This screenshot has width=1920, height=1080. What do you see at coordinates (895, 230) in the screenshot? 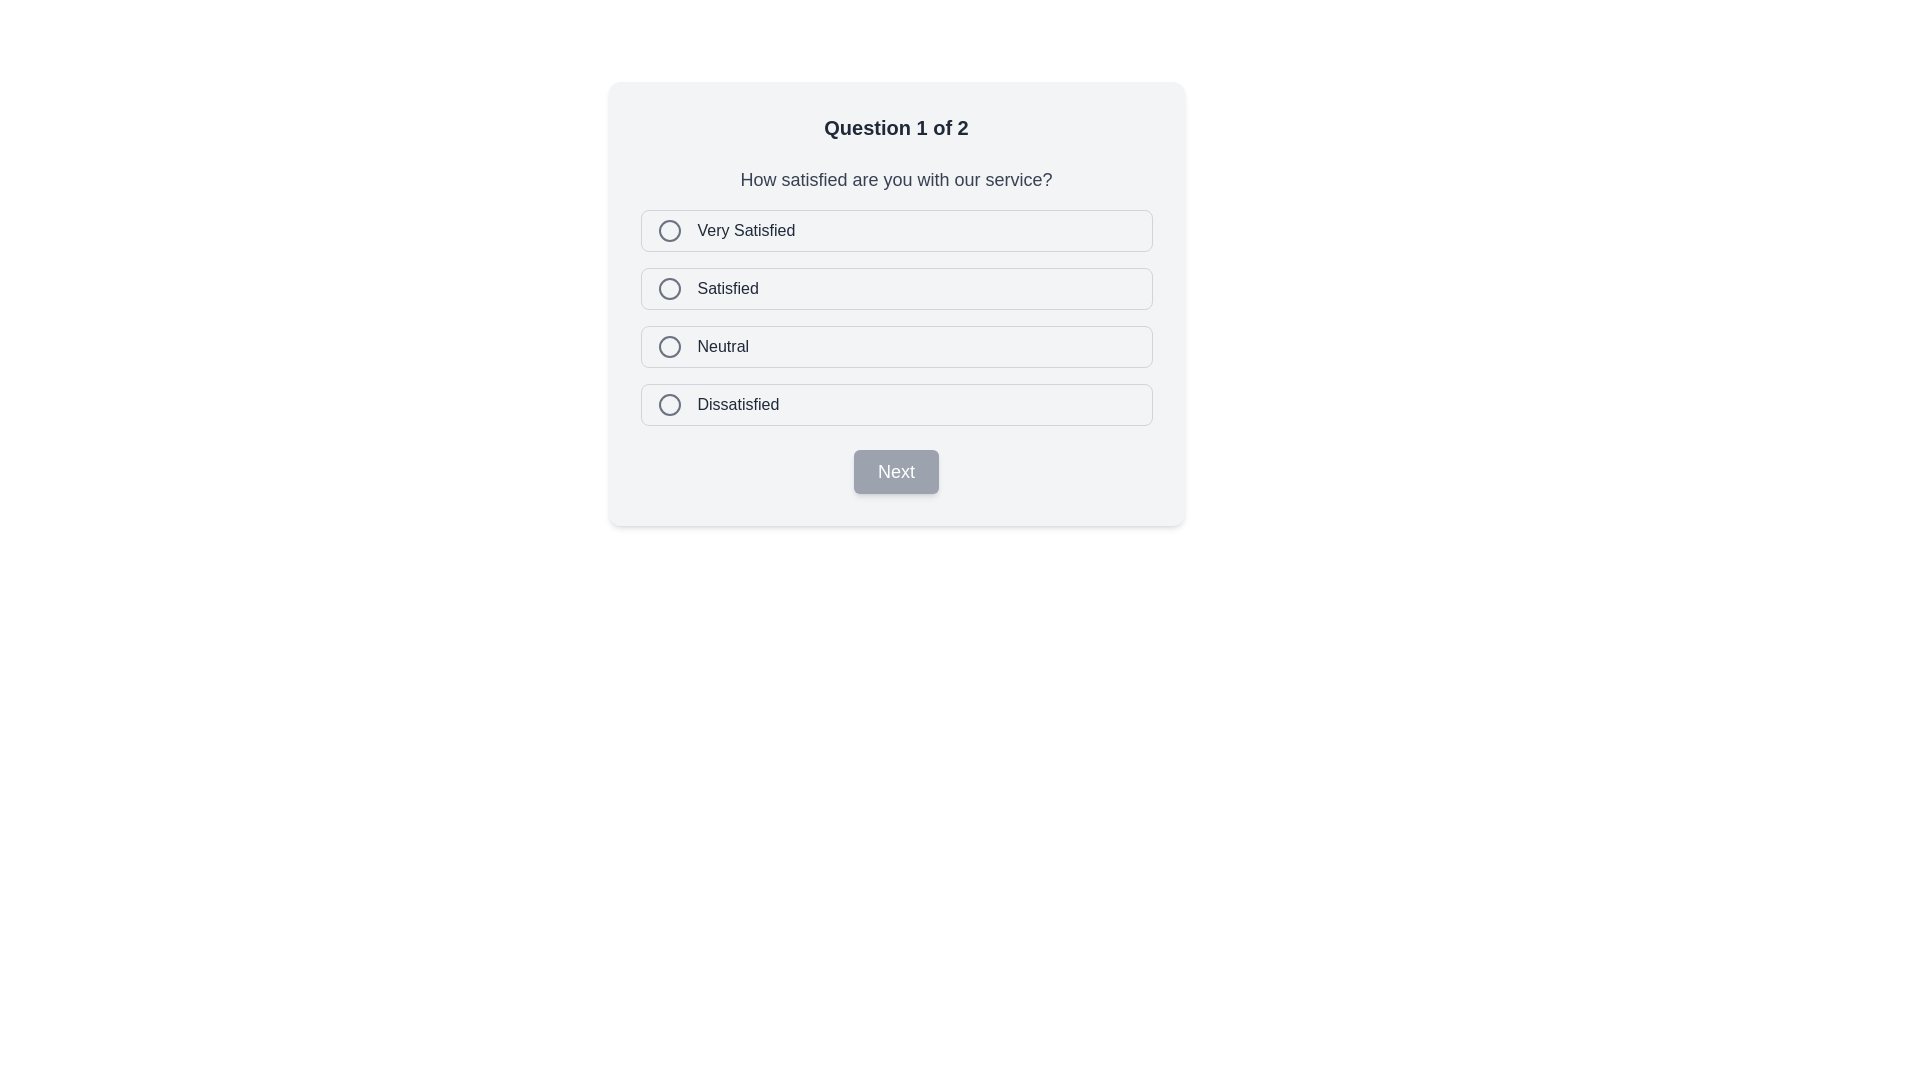
I see `the 'Very Satisfied' radio button option` at bounding box center [895, 230].